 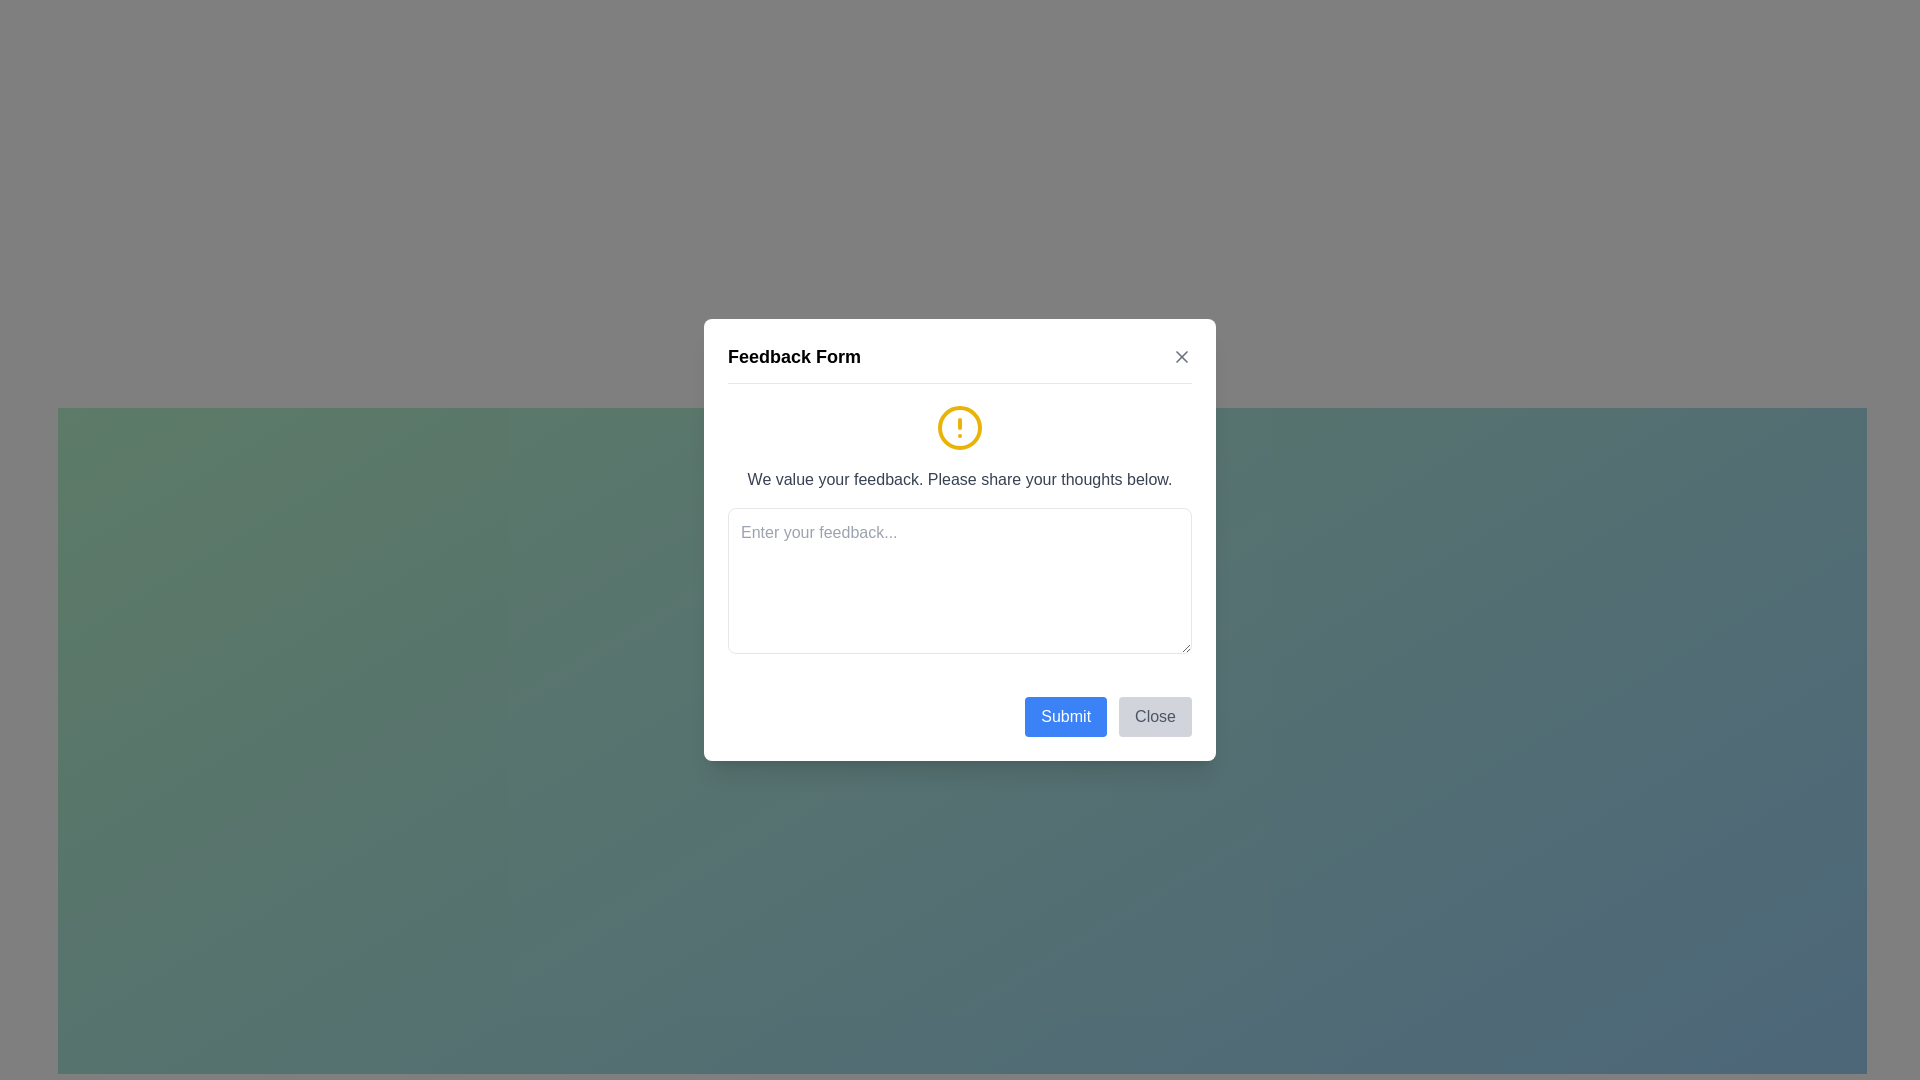 I want to click on the 'Close' button located at the bottom-right corner of the modal dialog, so click(x=1155, y=716).